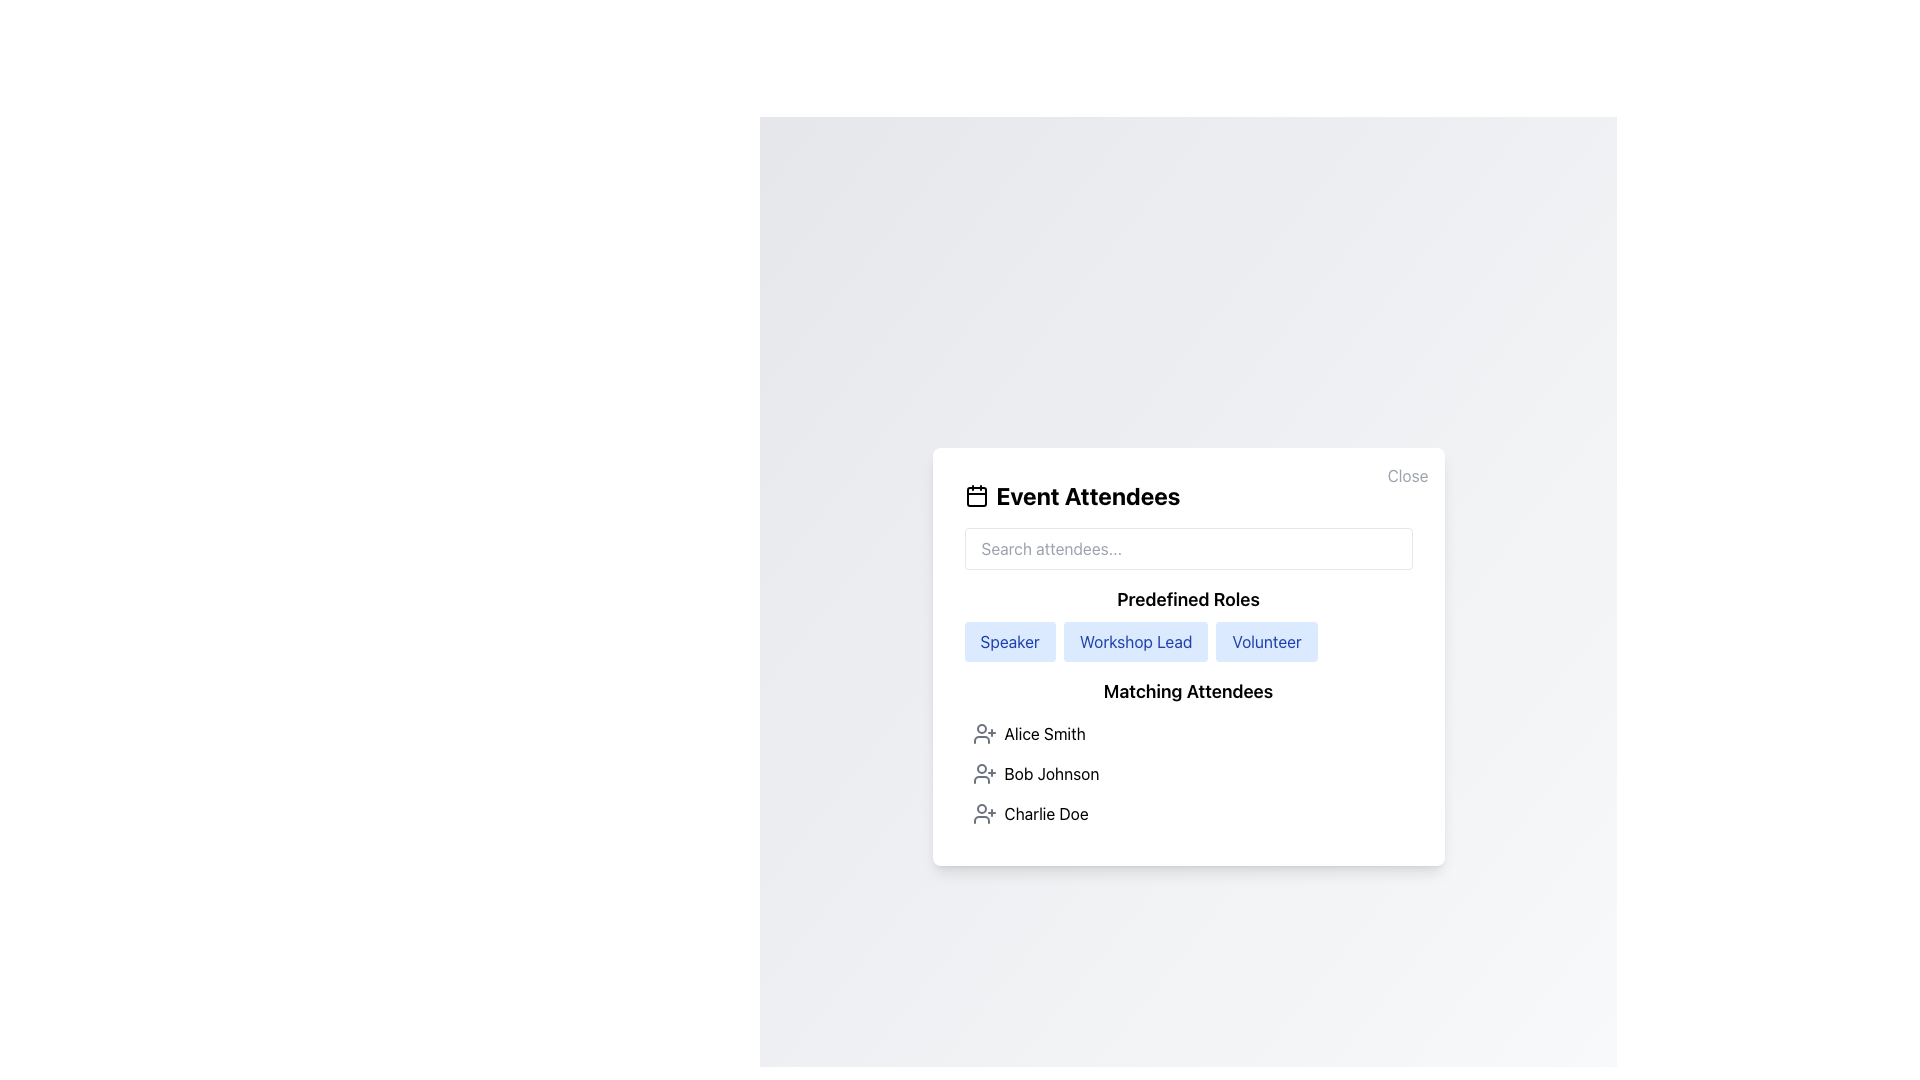 This screenshot has height=1080, width=1920. I want to click on the decorative or functional icon located in the top-left corner of the header section of the 'Event Attendees' dialog box, so click(976, 495).